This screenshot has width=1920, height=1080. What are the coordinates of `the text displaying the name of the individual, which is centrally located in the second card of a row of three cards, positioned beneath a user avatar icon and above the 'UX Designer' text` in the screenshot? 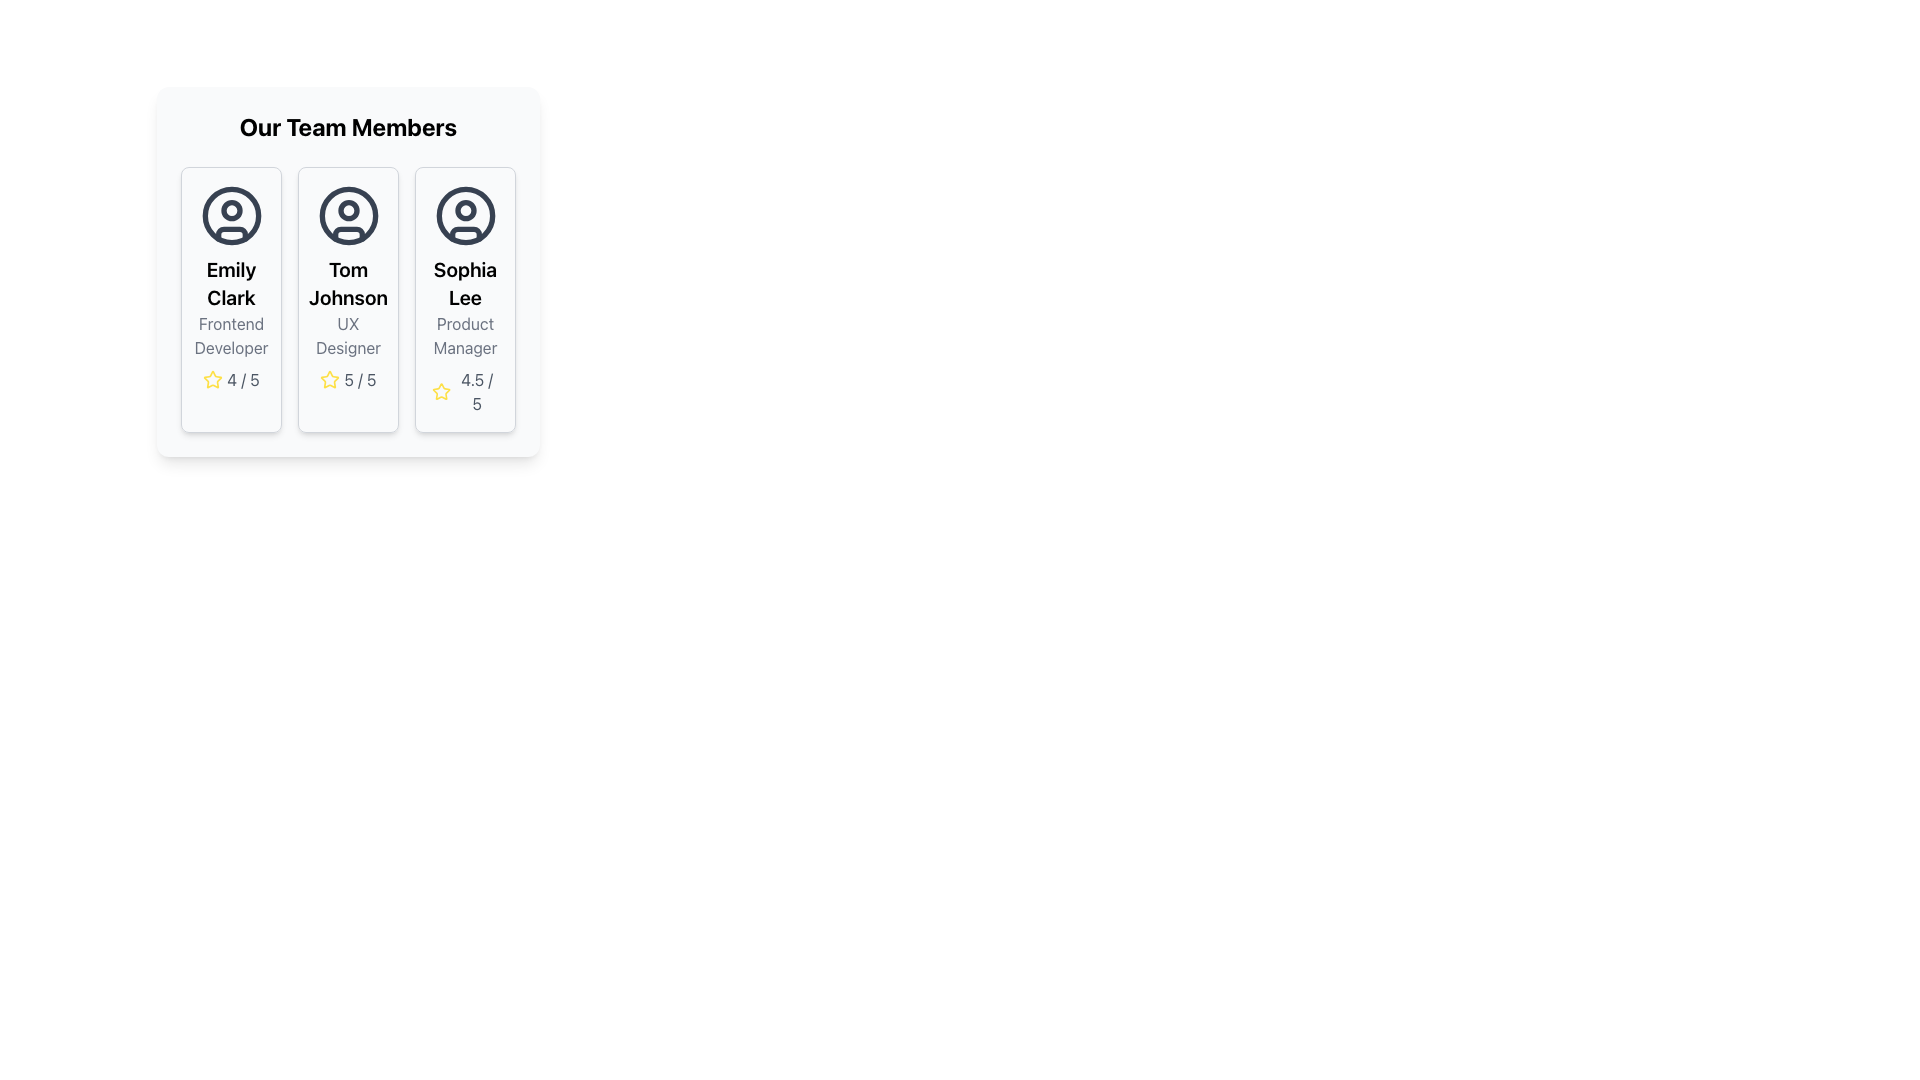 It's located at (348, 284).